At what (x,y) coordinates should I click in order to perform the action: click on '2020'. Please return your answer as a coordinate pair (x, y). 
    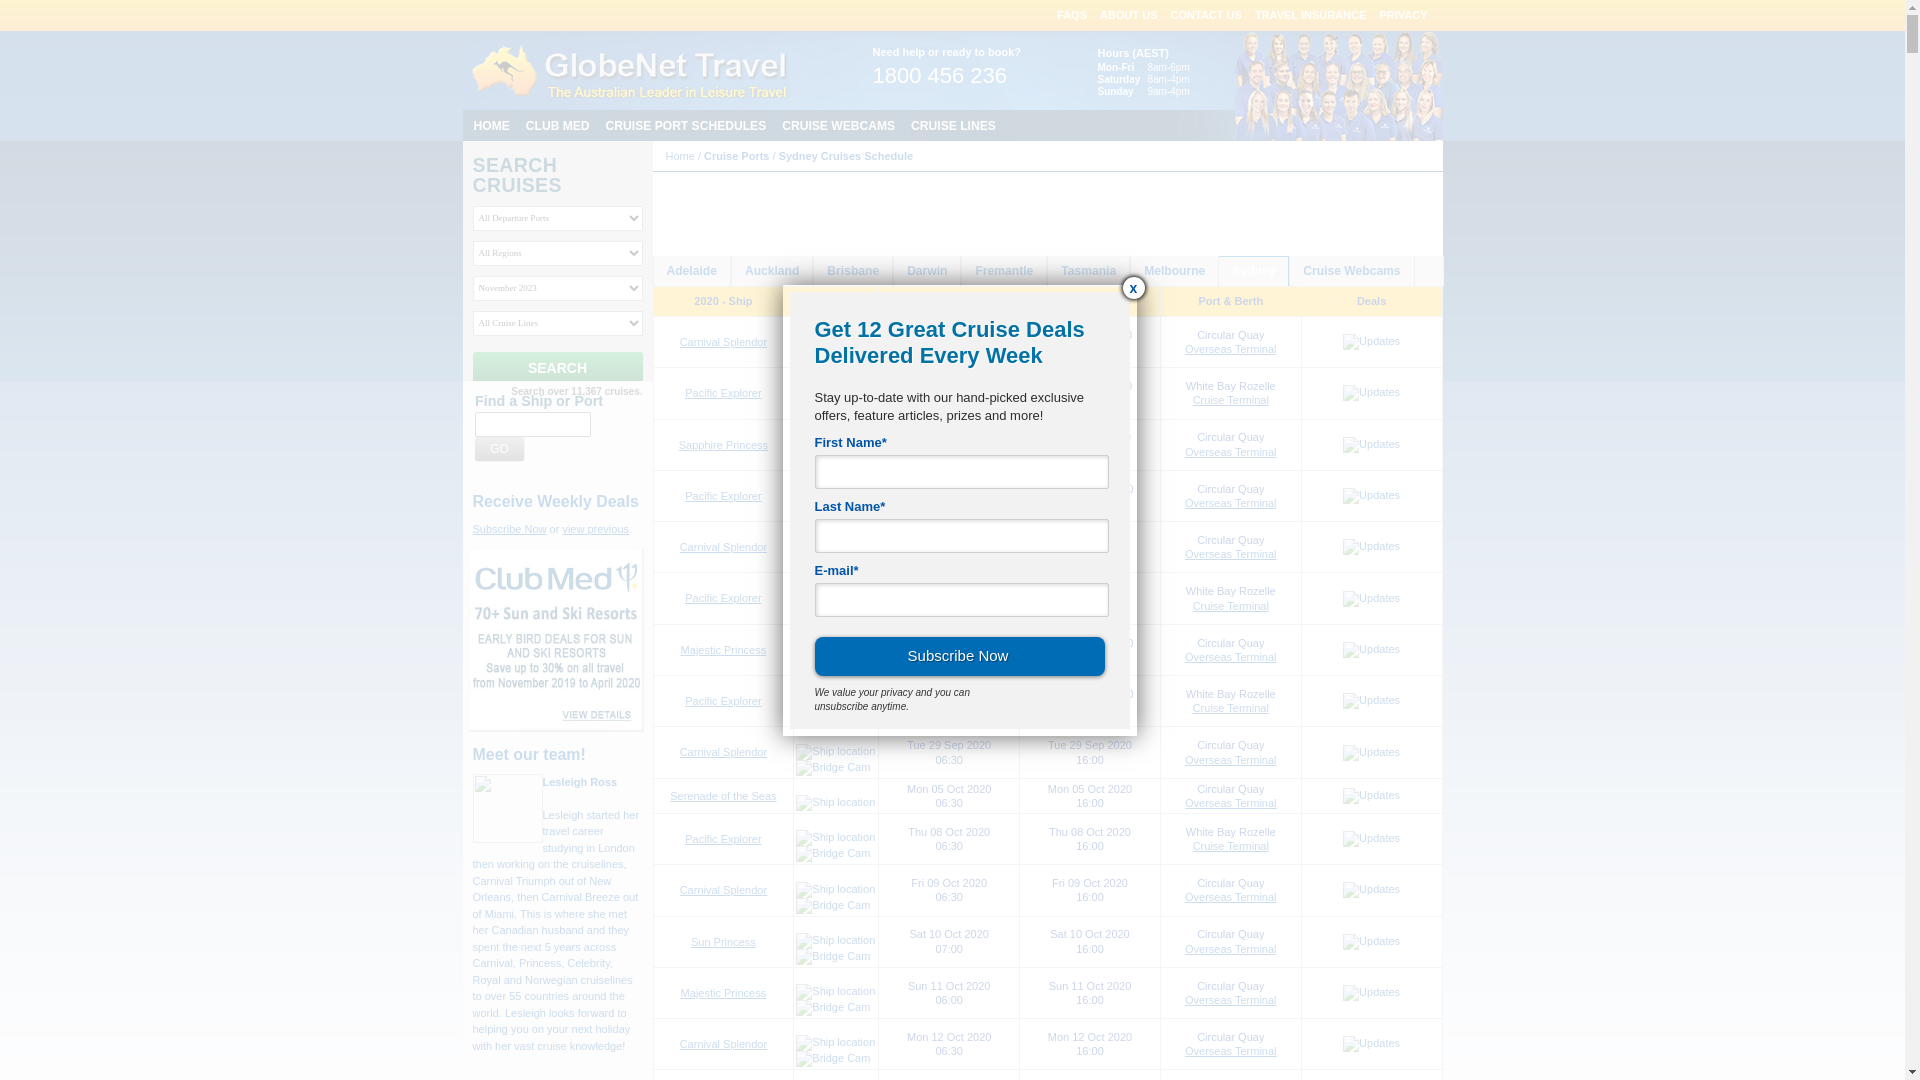
    Looking at the image, I should click on (866, 220).